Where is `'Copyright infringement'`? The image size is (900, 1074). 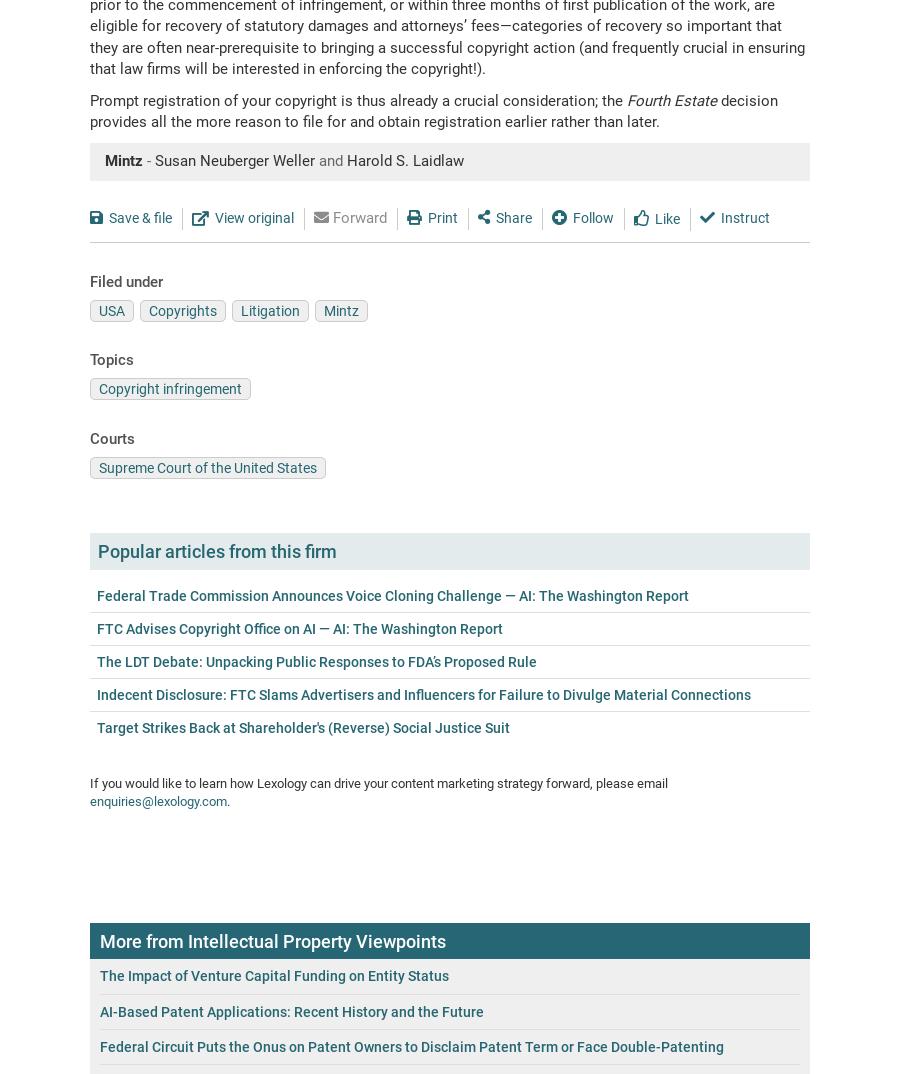 'Copyright infringement' is located at coordinates (170, 389).